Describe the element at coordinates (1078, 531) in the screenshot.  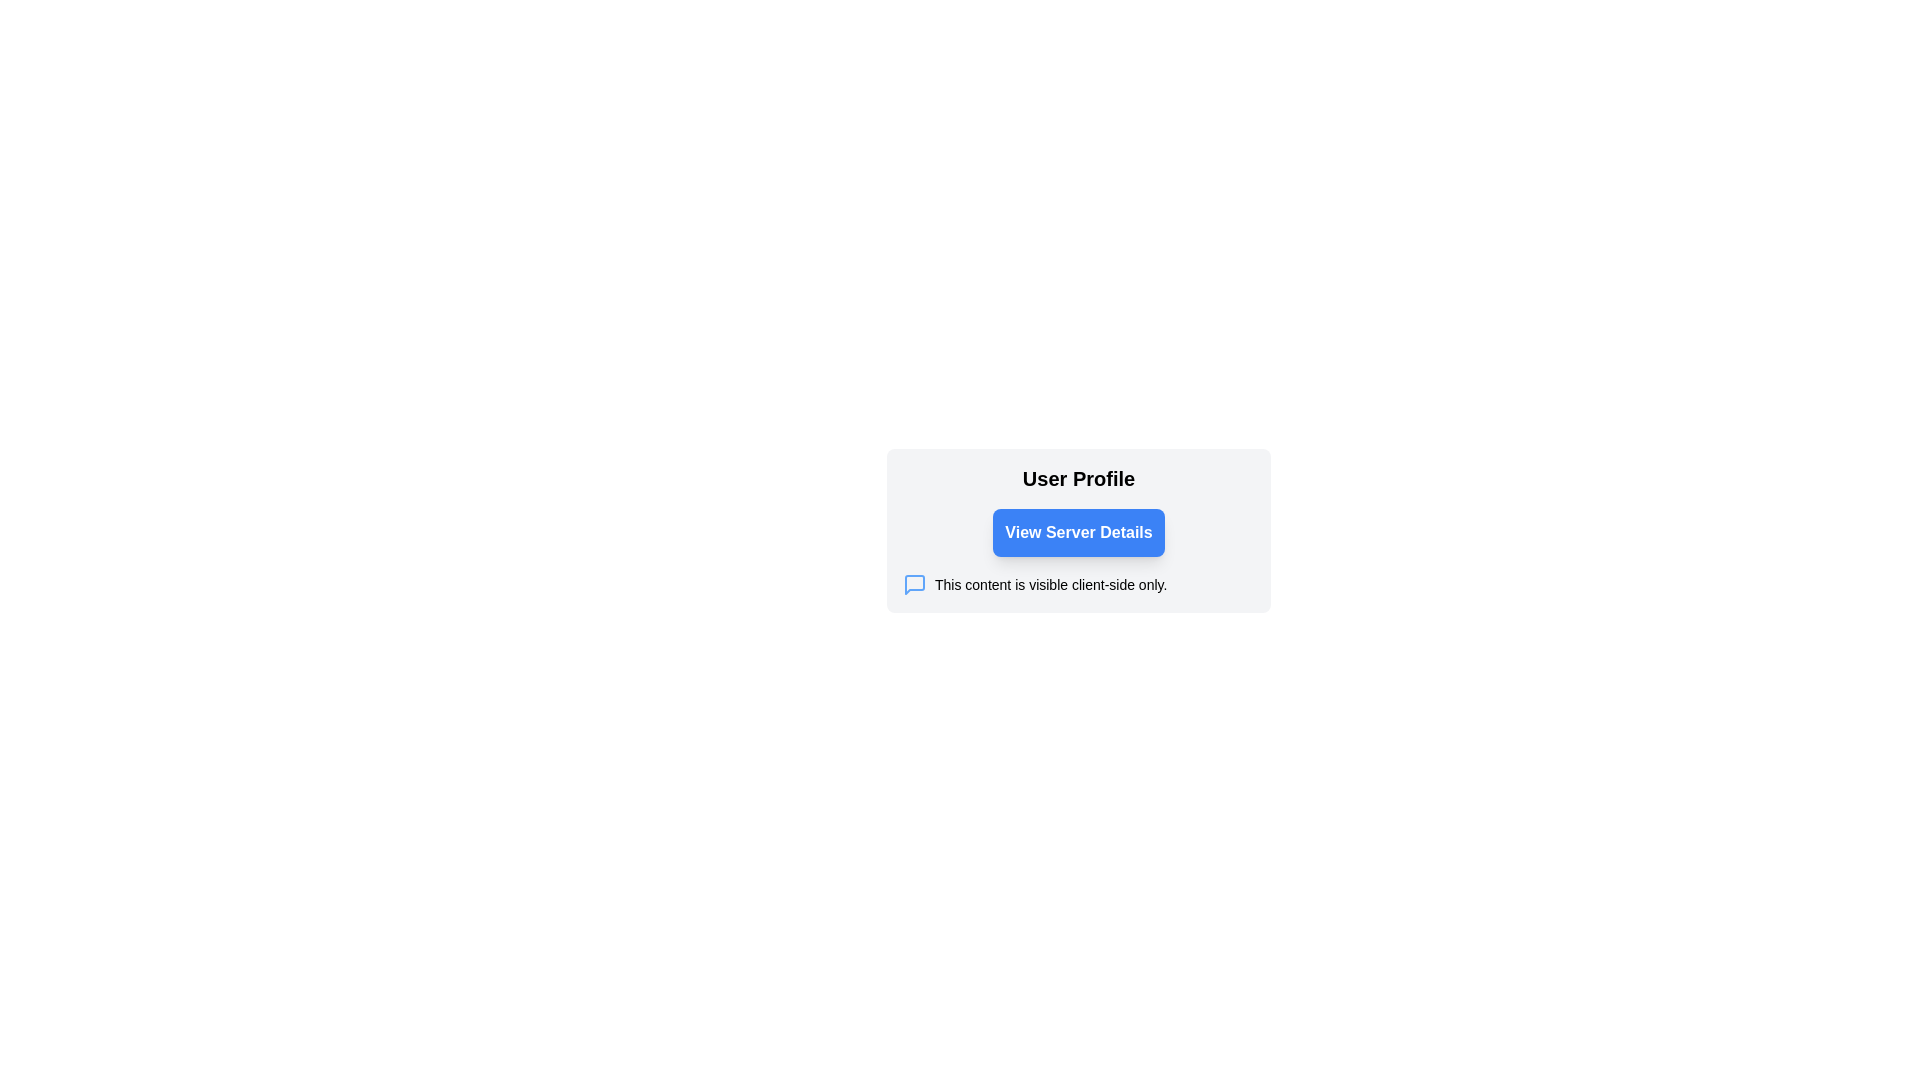
I see `the button for viewing server details` at that location.